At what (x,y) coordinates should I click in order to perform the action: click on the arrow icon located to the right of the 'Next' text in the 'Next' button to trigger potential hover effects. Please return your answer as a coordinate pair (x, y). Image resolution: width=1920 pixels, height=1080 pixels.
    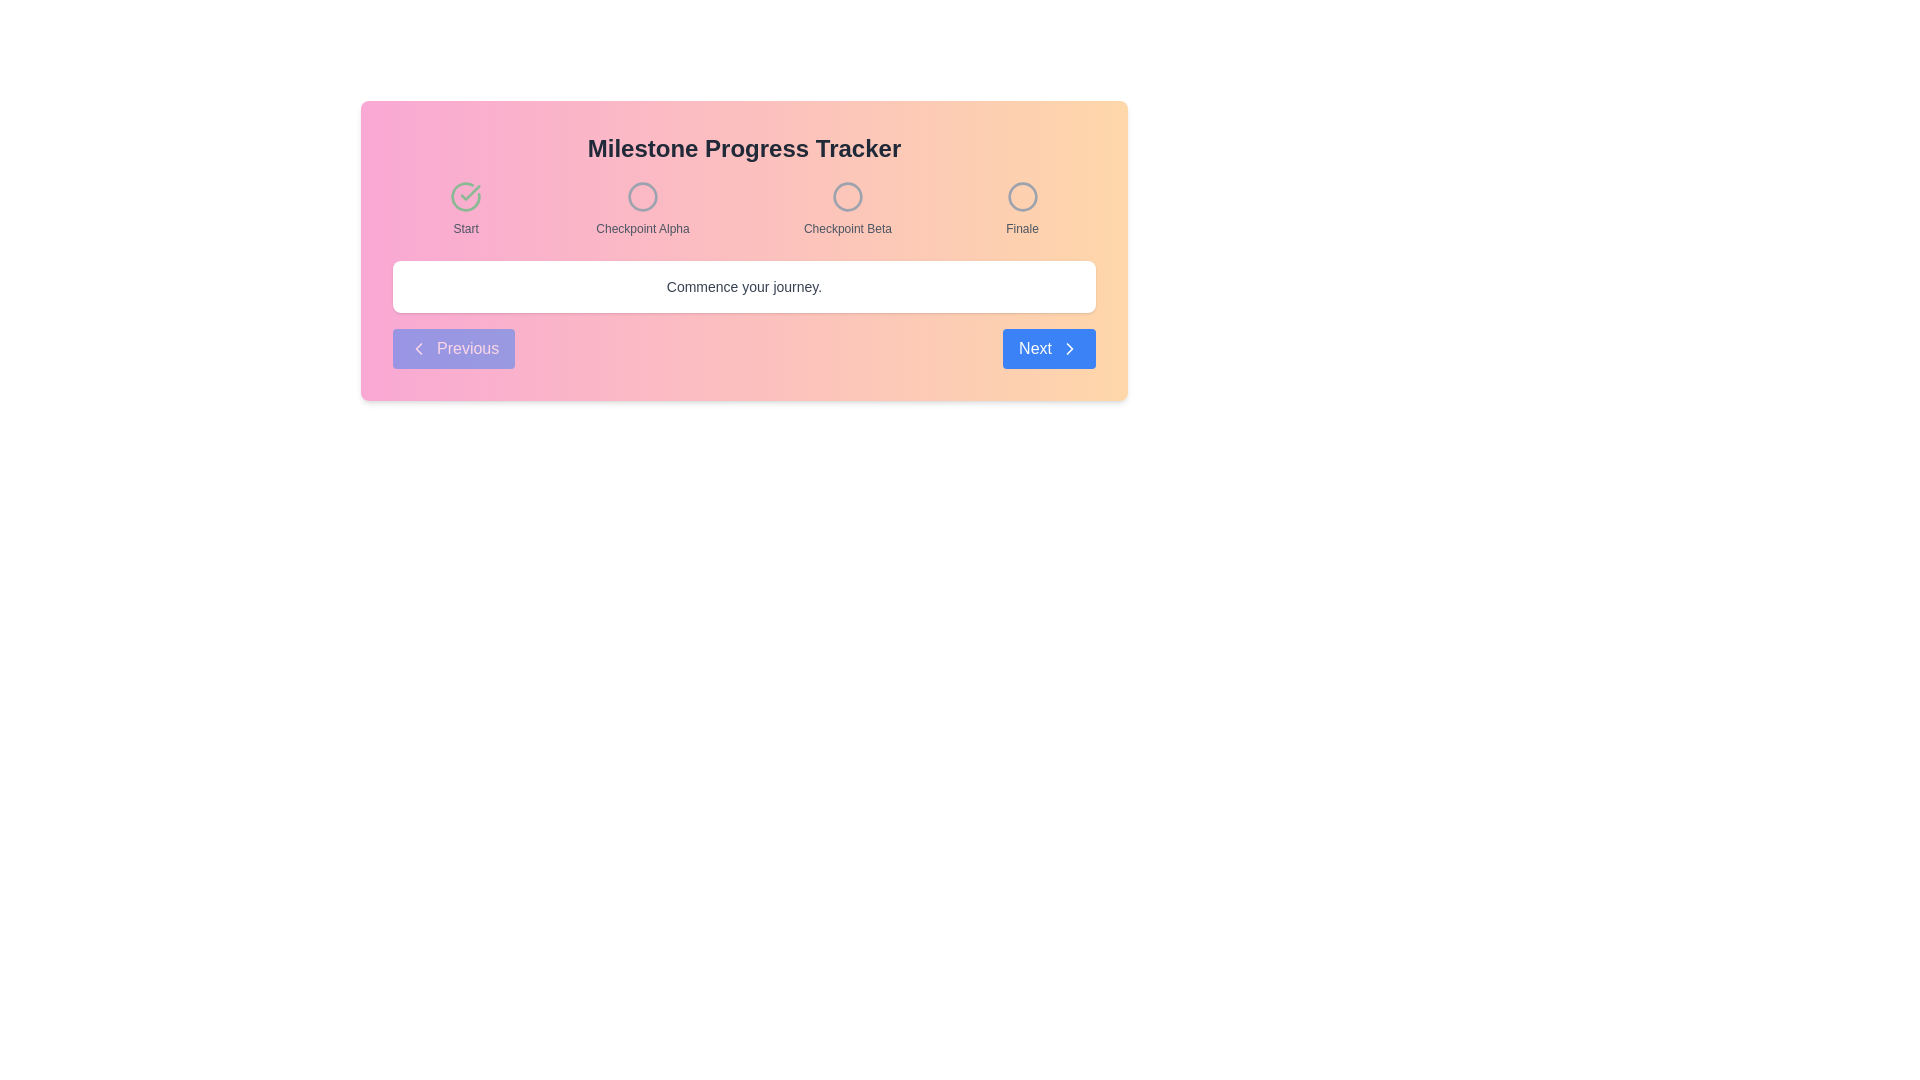
    Looking at the image, I should click on (1069, 347).